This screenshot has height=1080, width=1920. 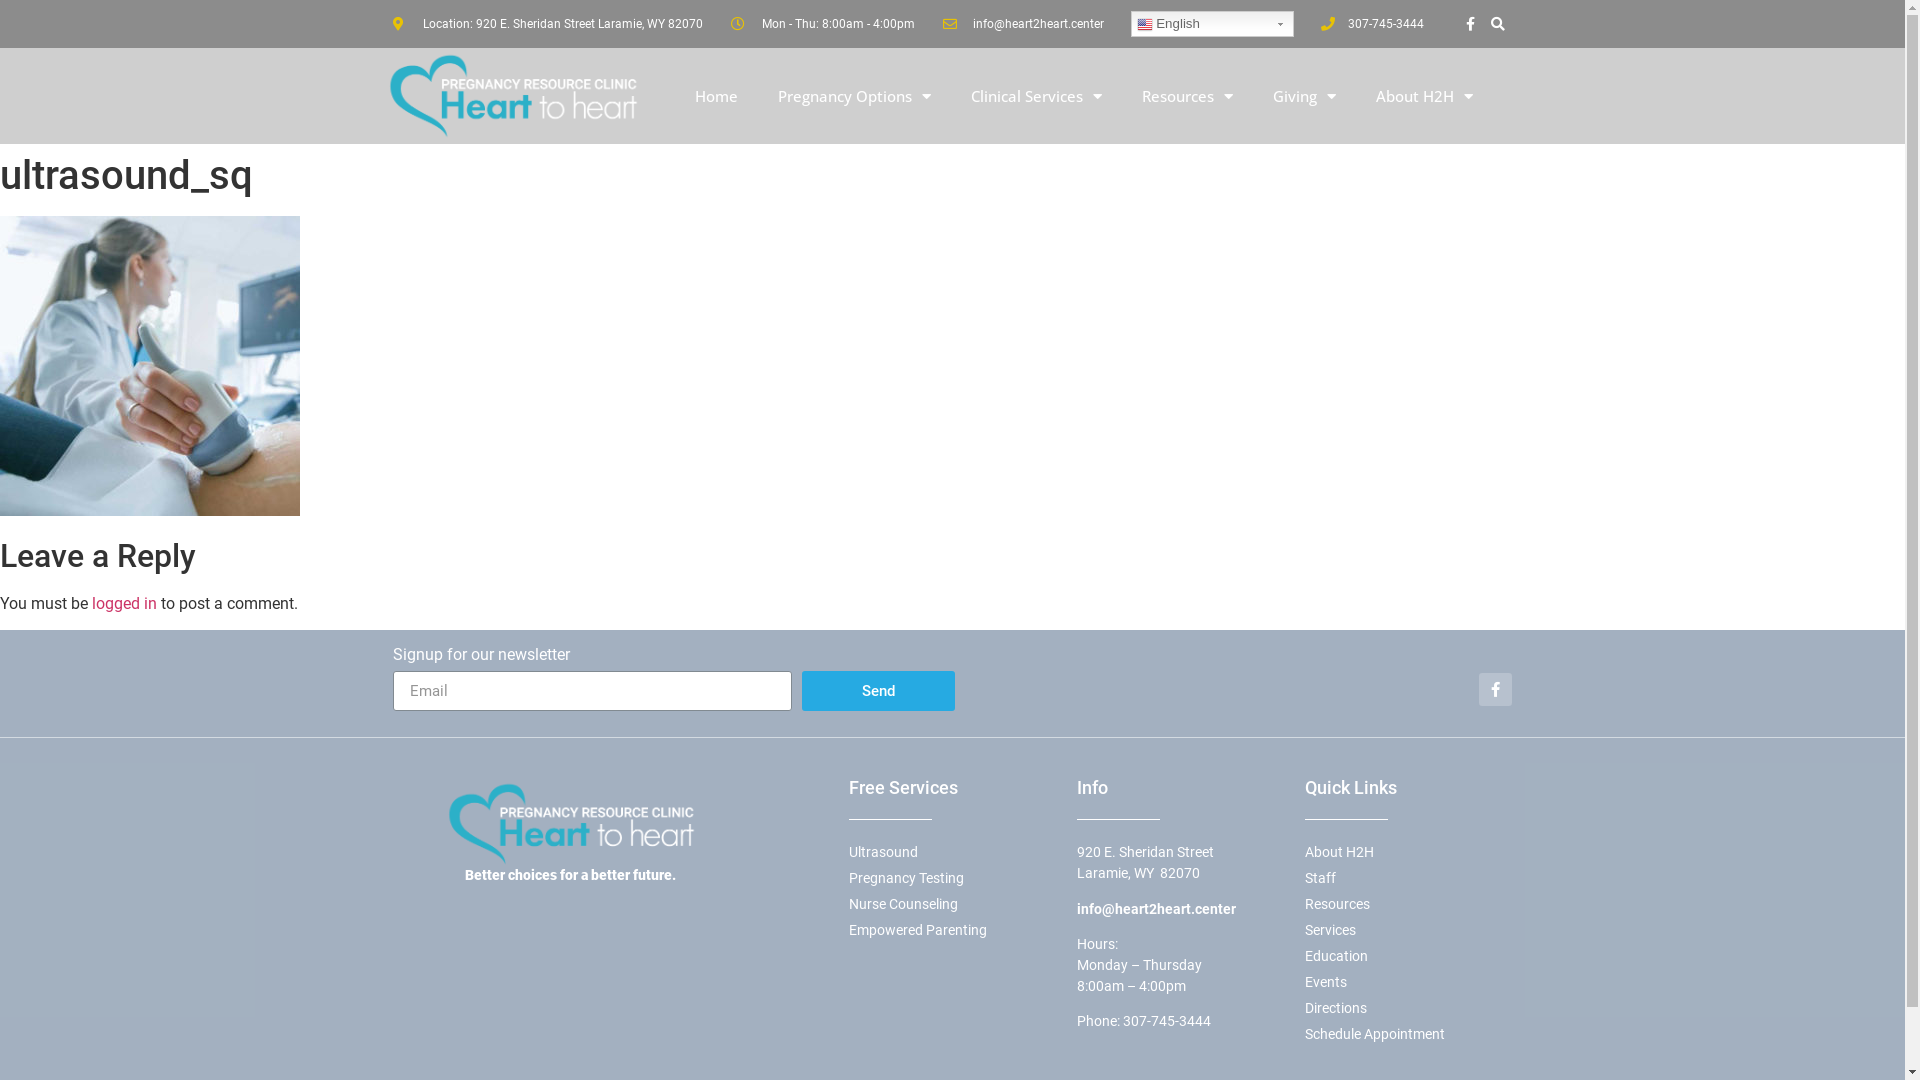 I want to click on 'English', so click(x=1210, y=23).